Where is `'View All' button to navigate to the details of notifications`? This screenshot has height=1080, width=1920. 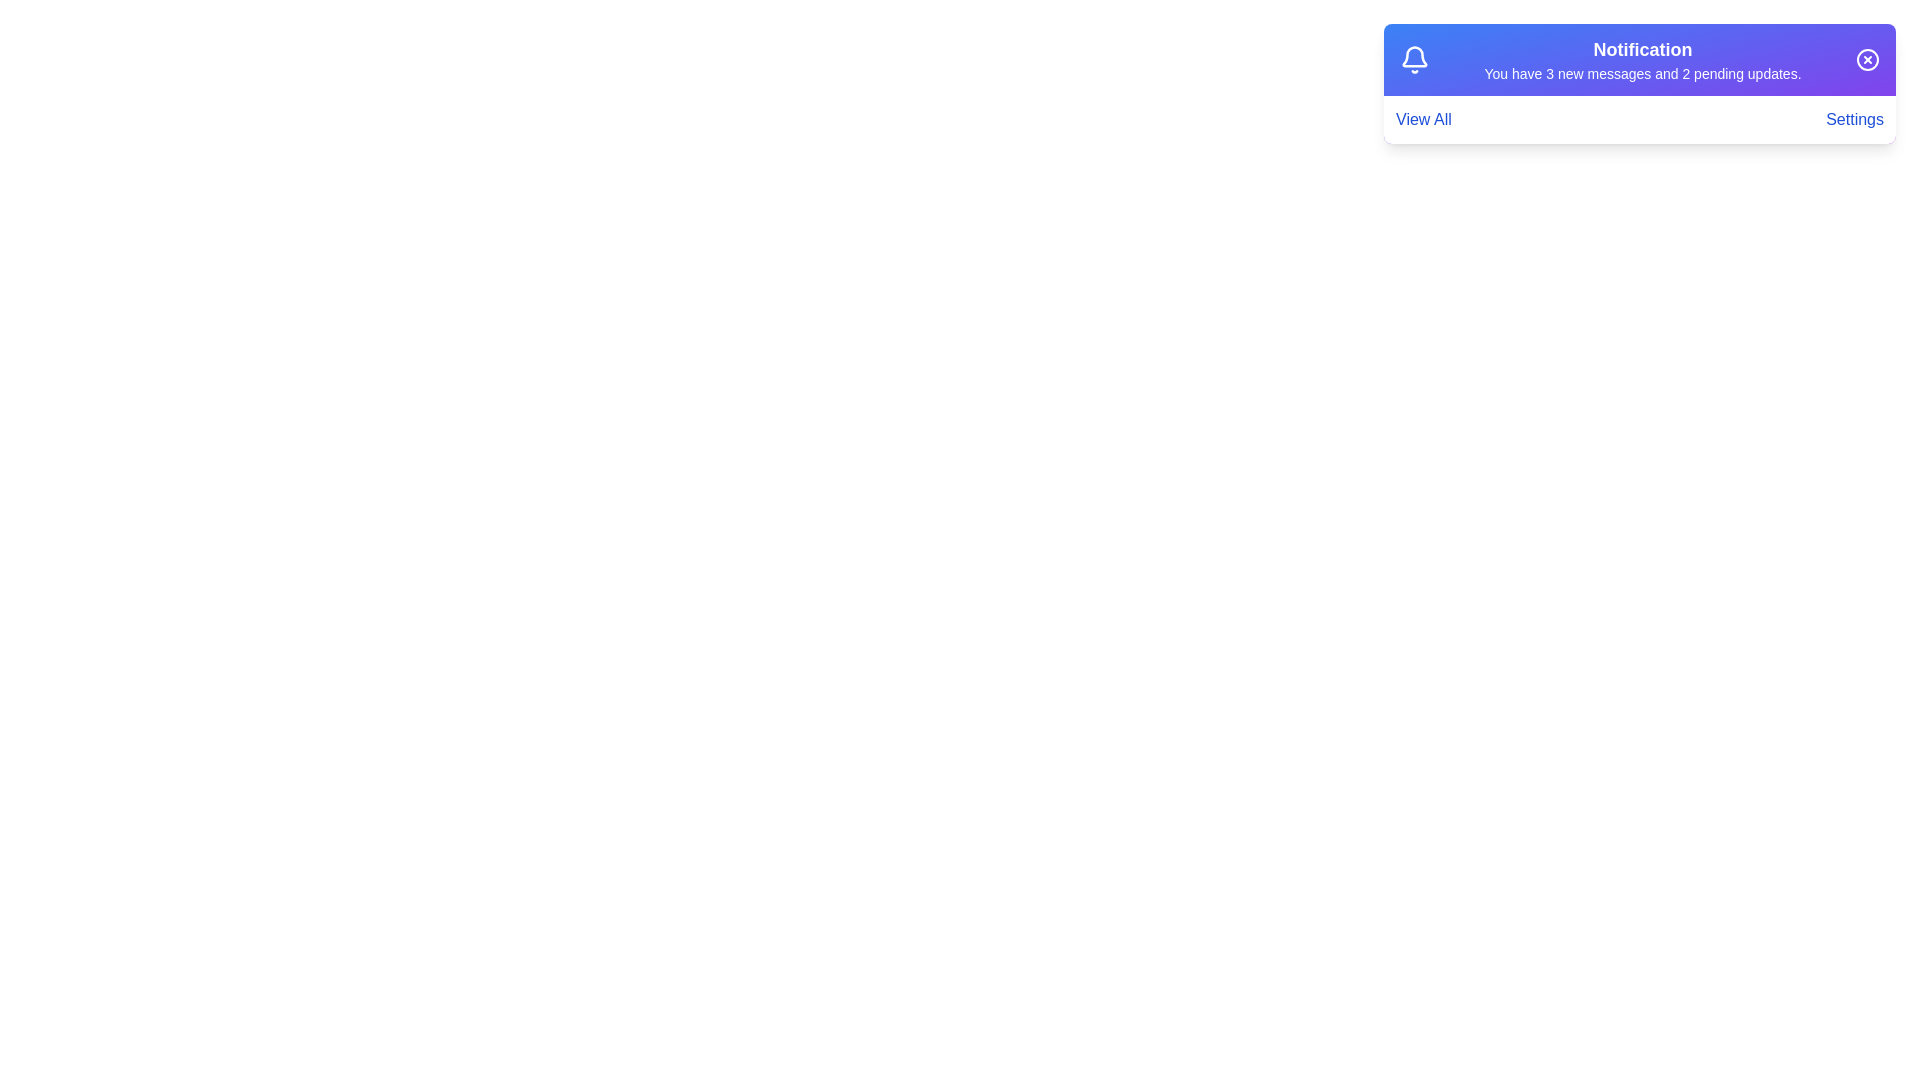
'View All' button to navigate to the details of notifications is located at coordinates (1422, 119).